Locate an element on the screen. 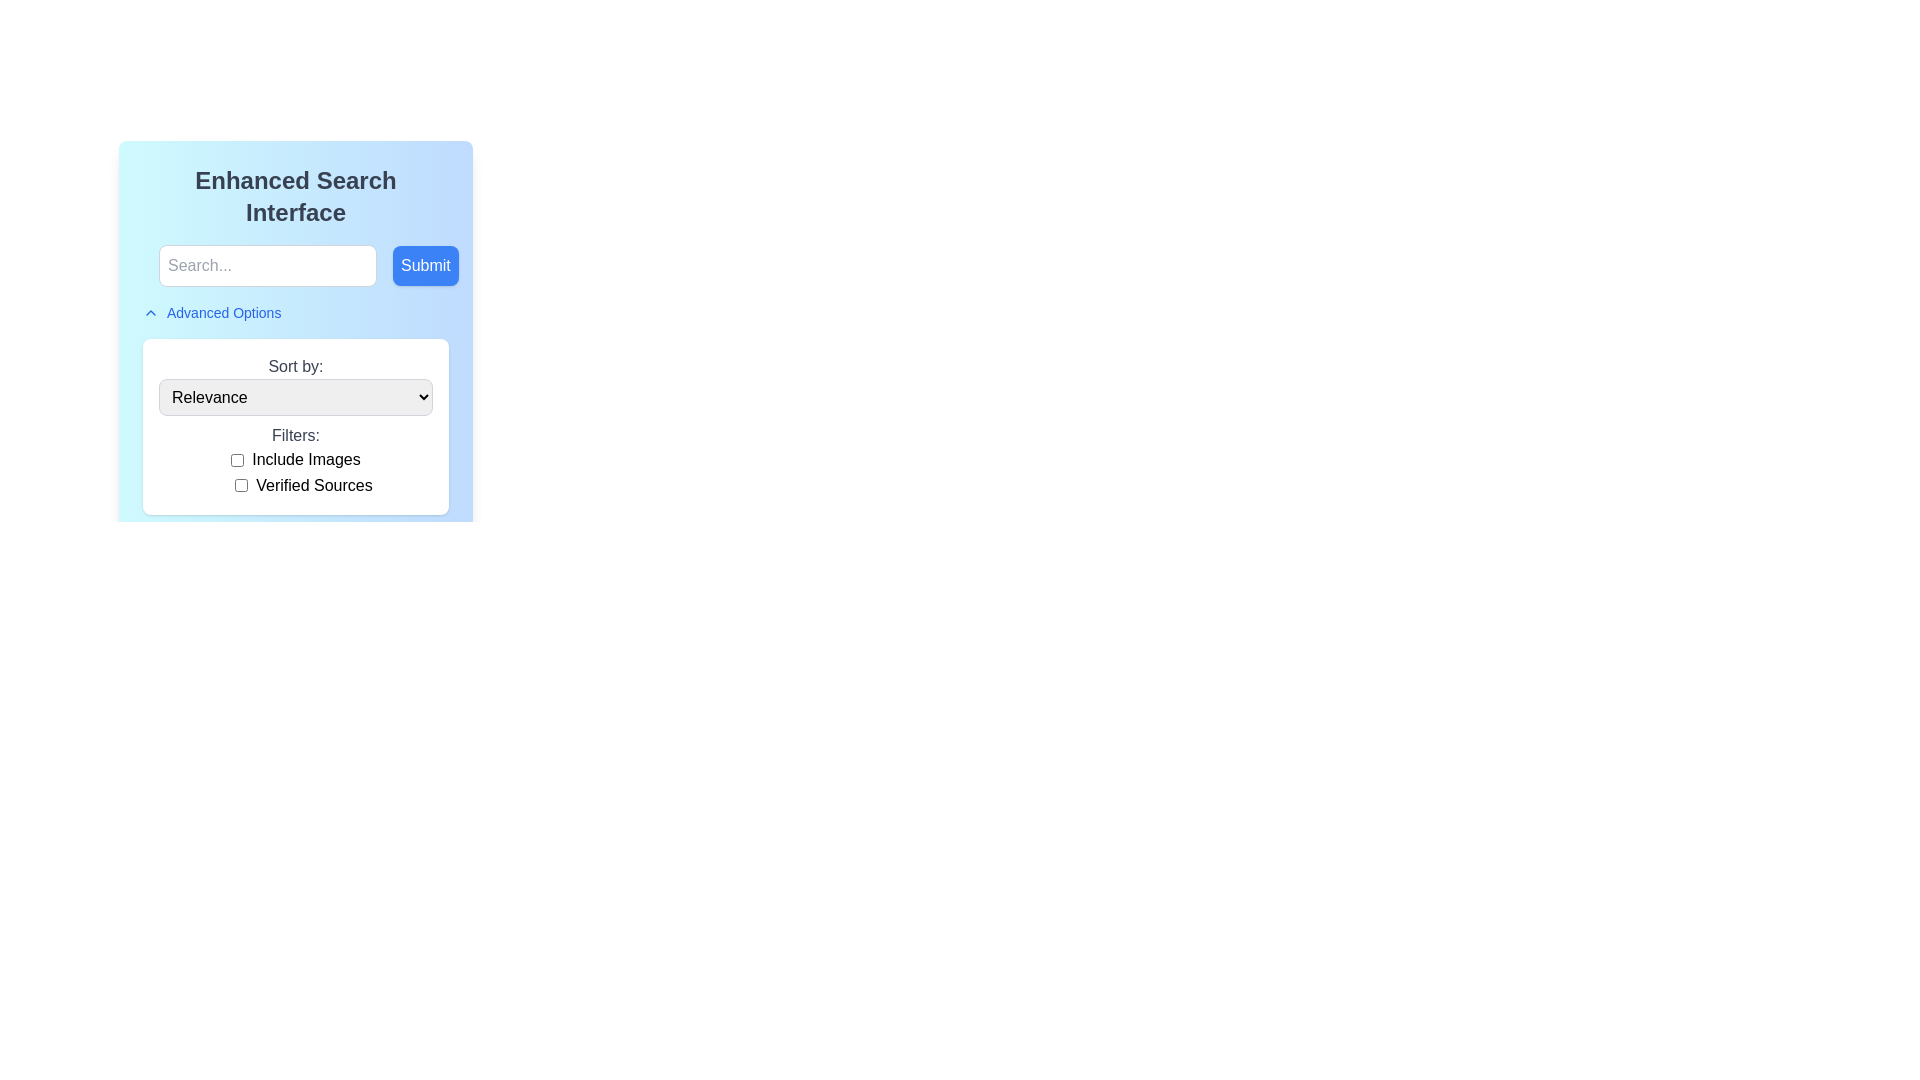 Image resolution: width=1920 pixels, height=1080 pixels. the checkbox located in the 'Filters:' section, which is the first item in the vertical list is located at coordinates (295, 459).